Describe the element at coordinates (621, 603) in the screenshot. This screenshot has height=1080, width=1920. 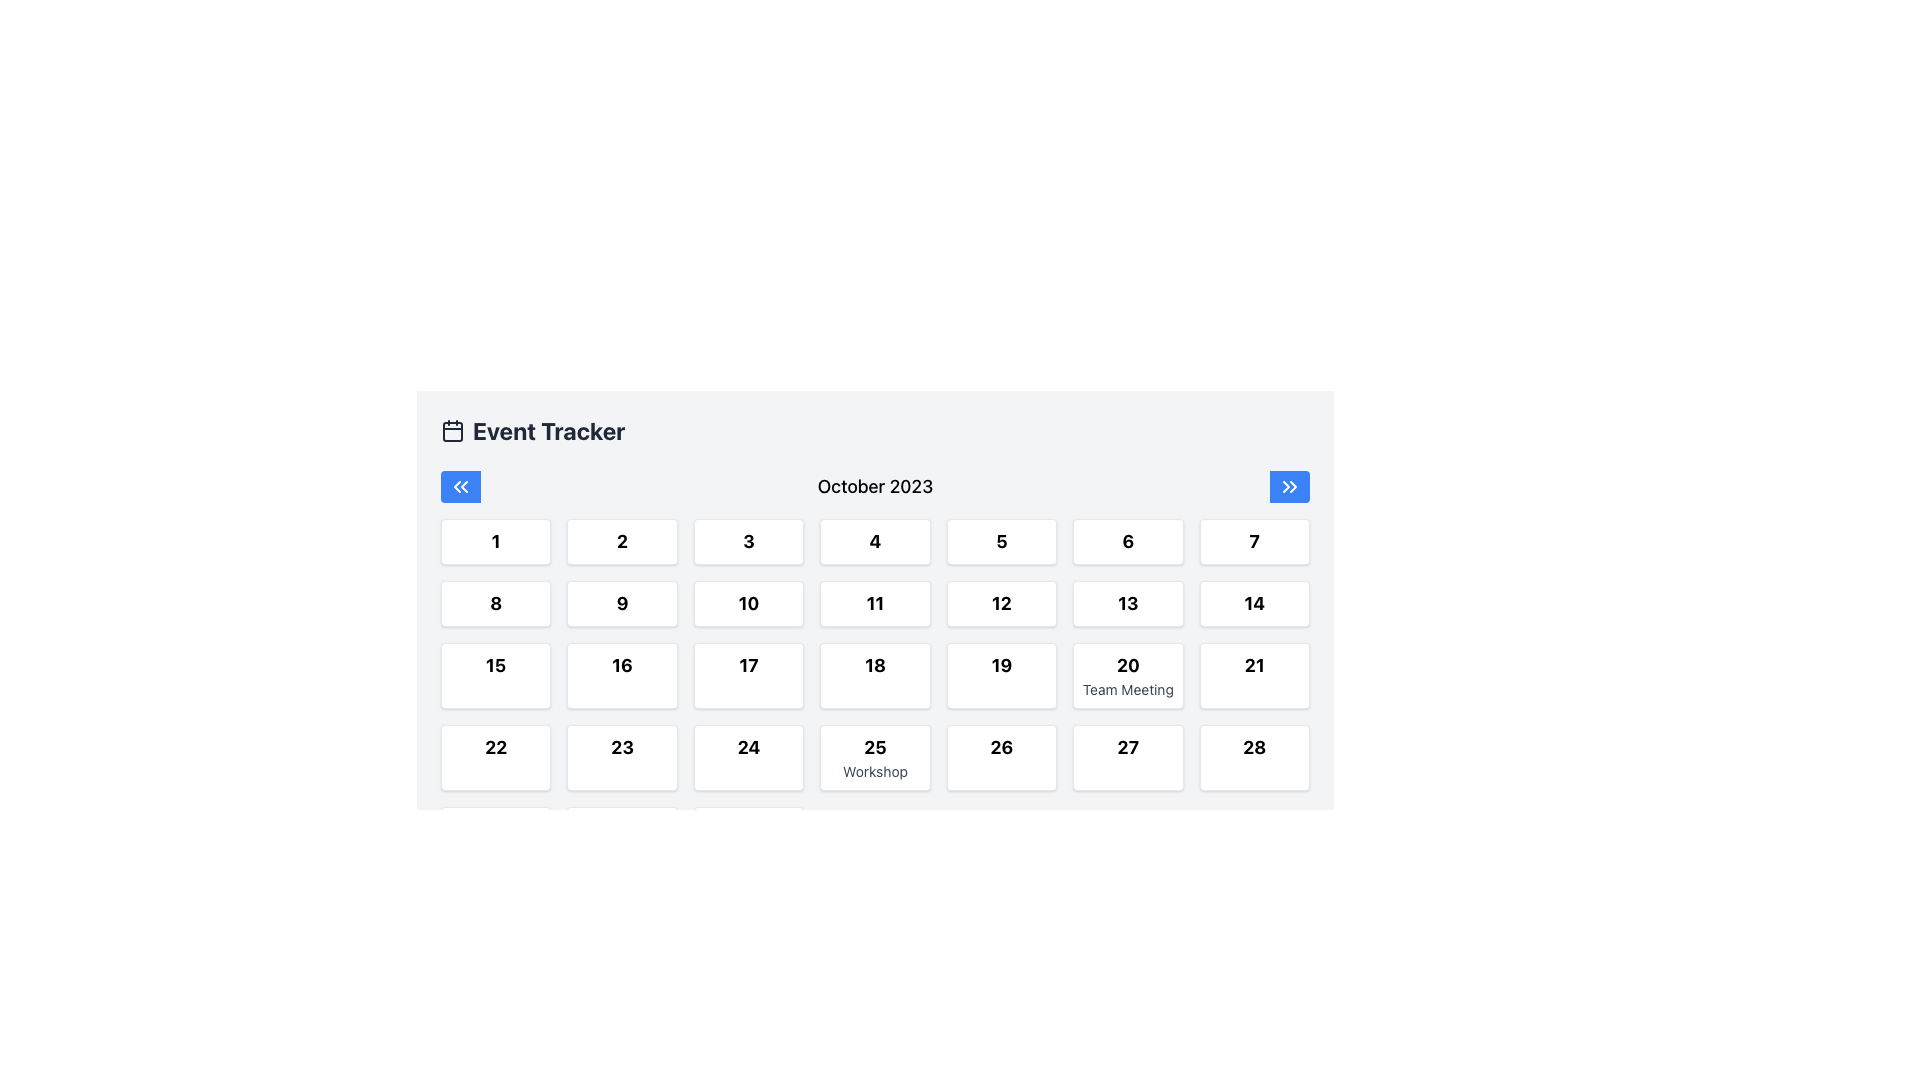
I see `the text label displaying the number '9' in bold font, which is centered in the clickable box for the 9th day of the calendar month` at that location.